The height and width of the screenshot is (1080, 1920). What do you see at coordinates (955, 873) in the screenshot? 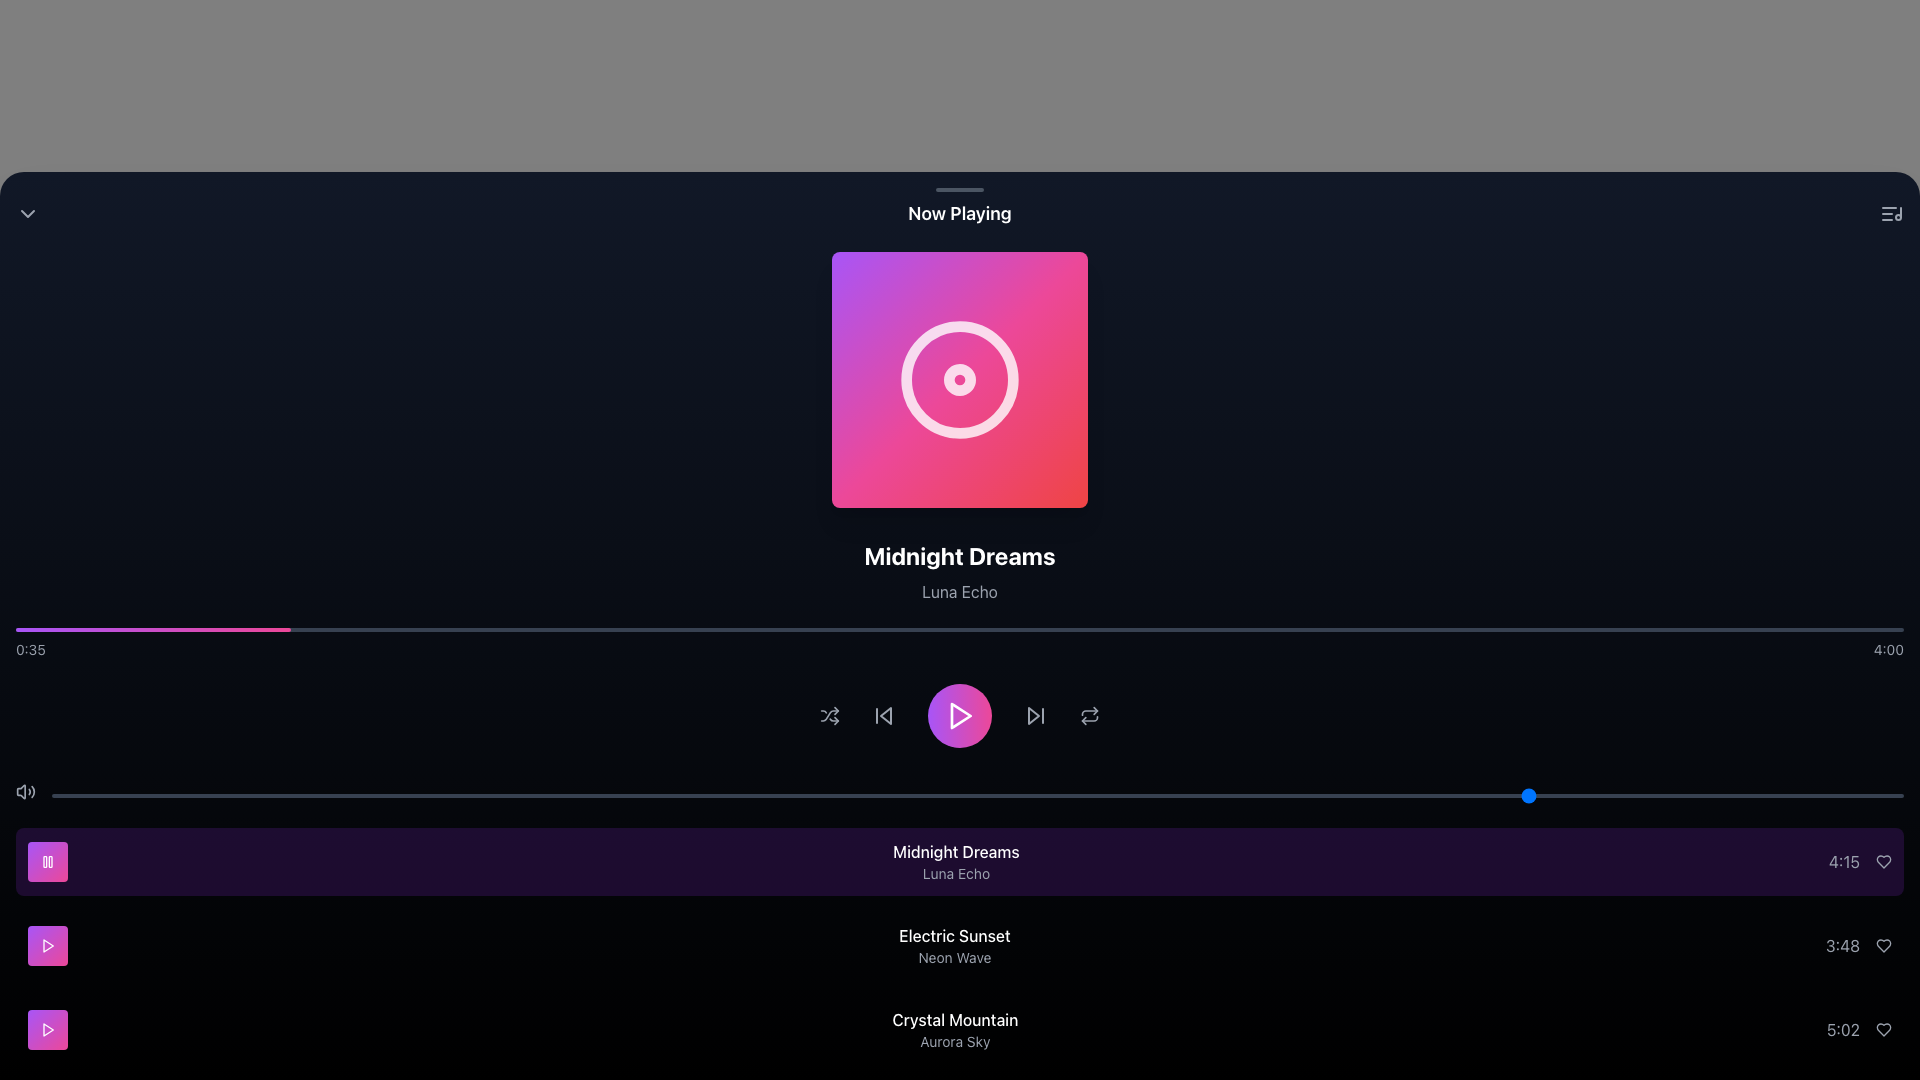
I see `the text label that provides additional information about the artist name of the song, located immediately below the 'Midnight Dreams' element` at bounding box center [955, 873].